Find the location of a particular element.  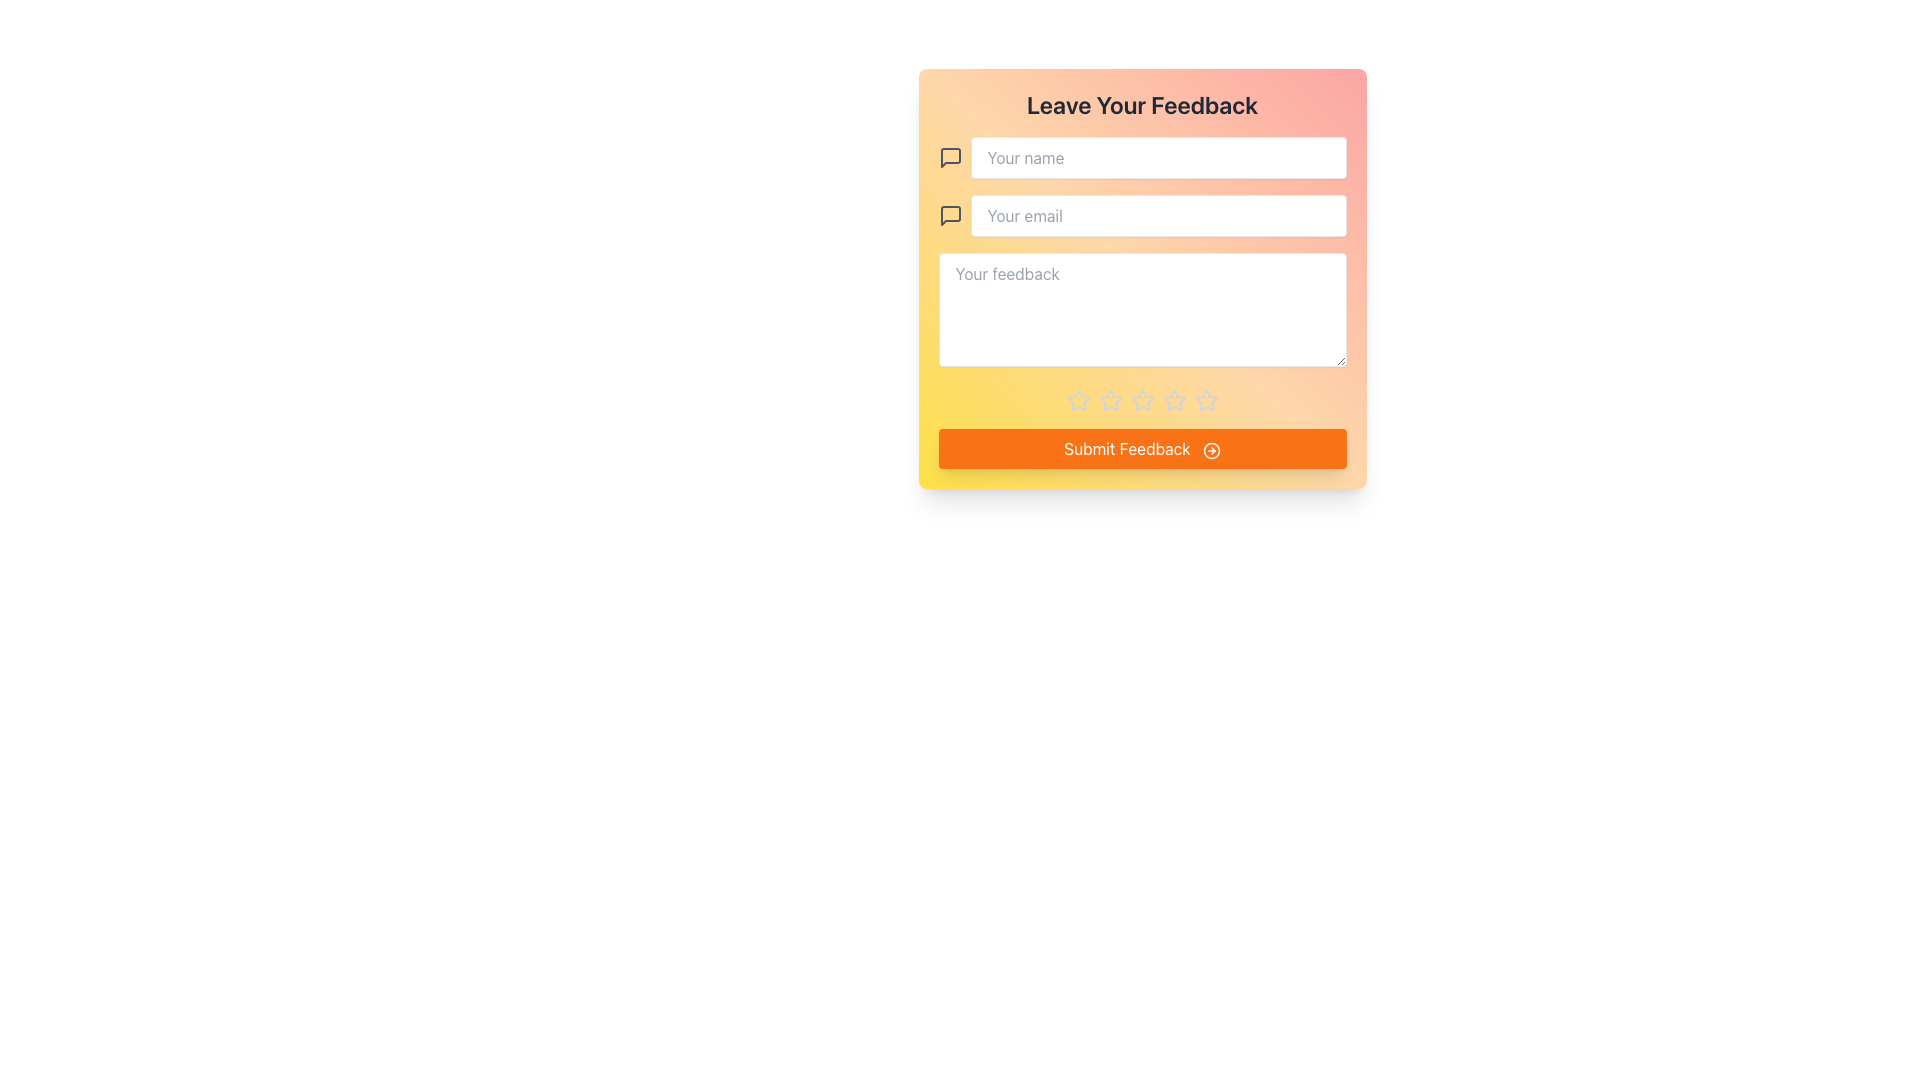

the third star-shaped icon with a gray outline and hollow center to provide a rating in the star rating component located below the feedback input form is located at coordinates (1109, 401).